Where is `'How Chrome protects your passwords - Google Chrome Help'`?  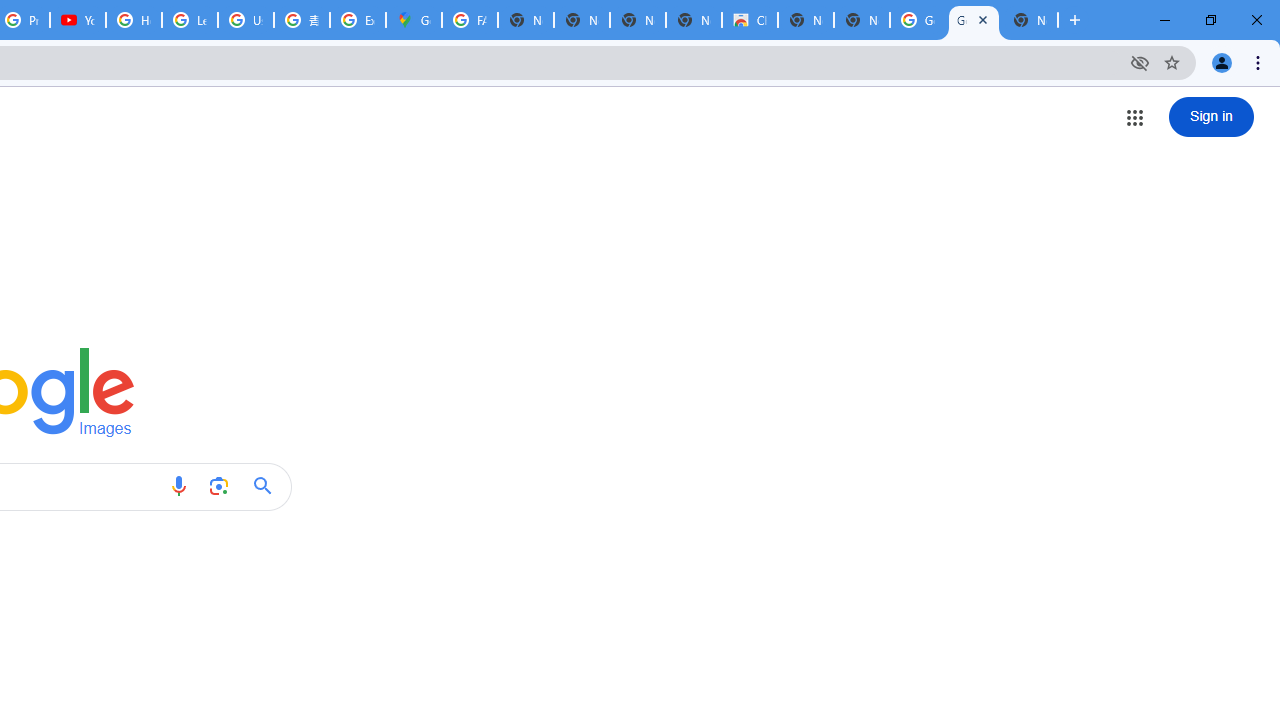
'How Chrome protects your passwords - Google Chrome Help' is located at coordinates (133, 20).